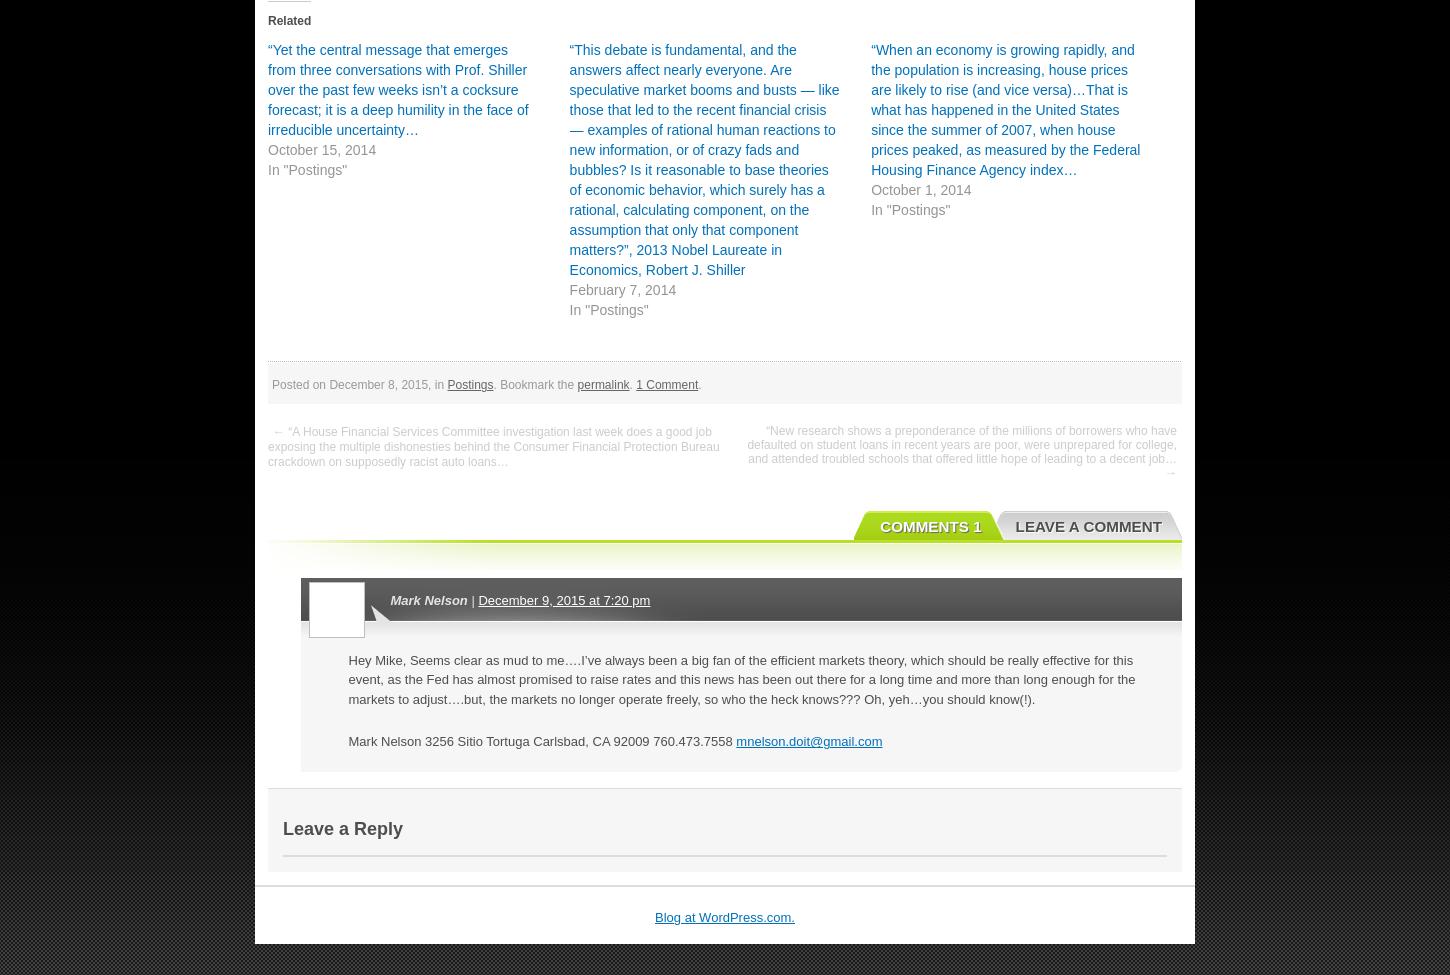 This screenshot has width=1450, height=975. I want to click on 'permalink', so click(603, 382).